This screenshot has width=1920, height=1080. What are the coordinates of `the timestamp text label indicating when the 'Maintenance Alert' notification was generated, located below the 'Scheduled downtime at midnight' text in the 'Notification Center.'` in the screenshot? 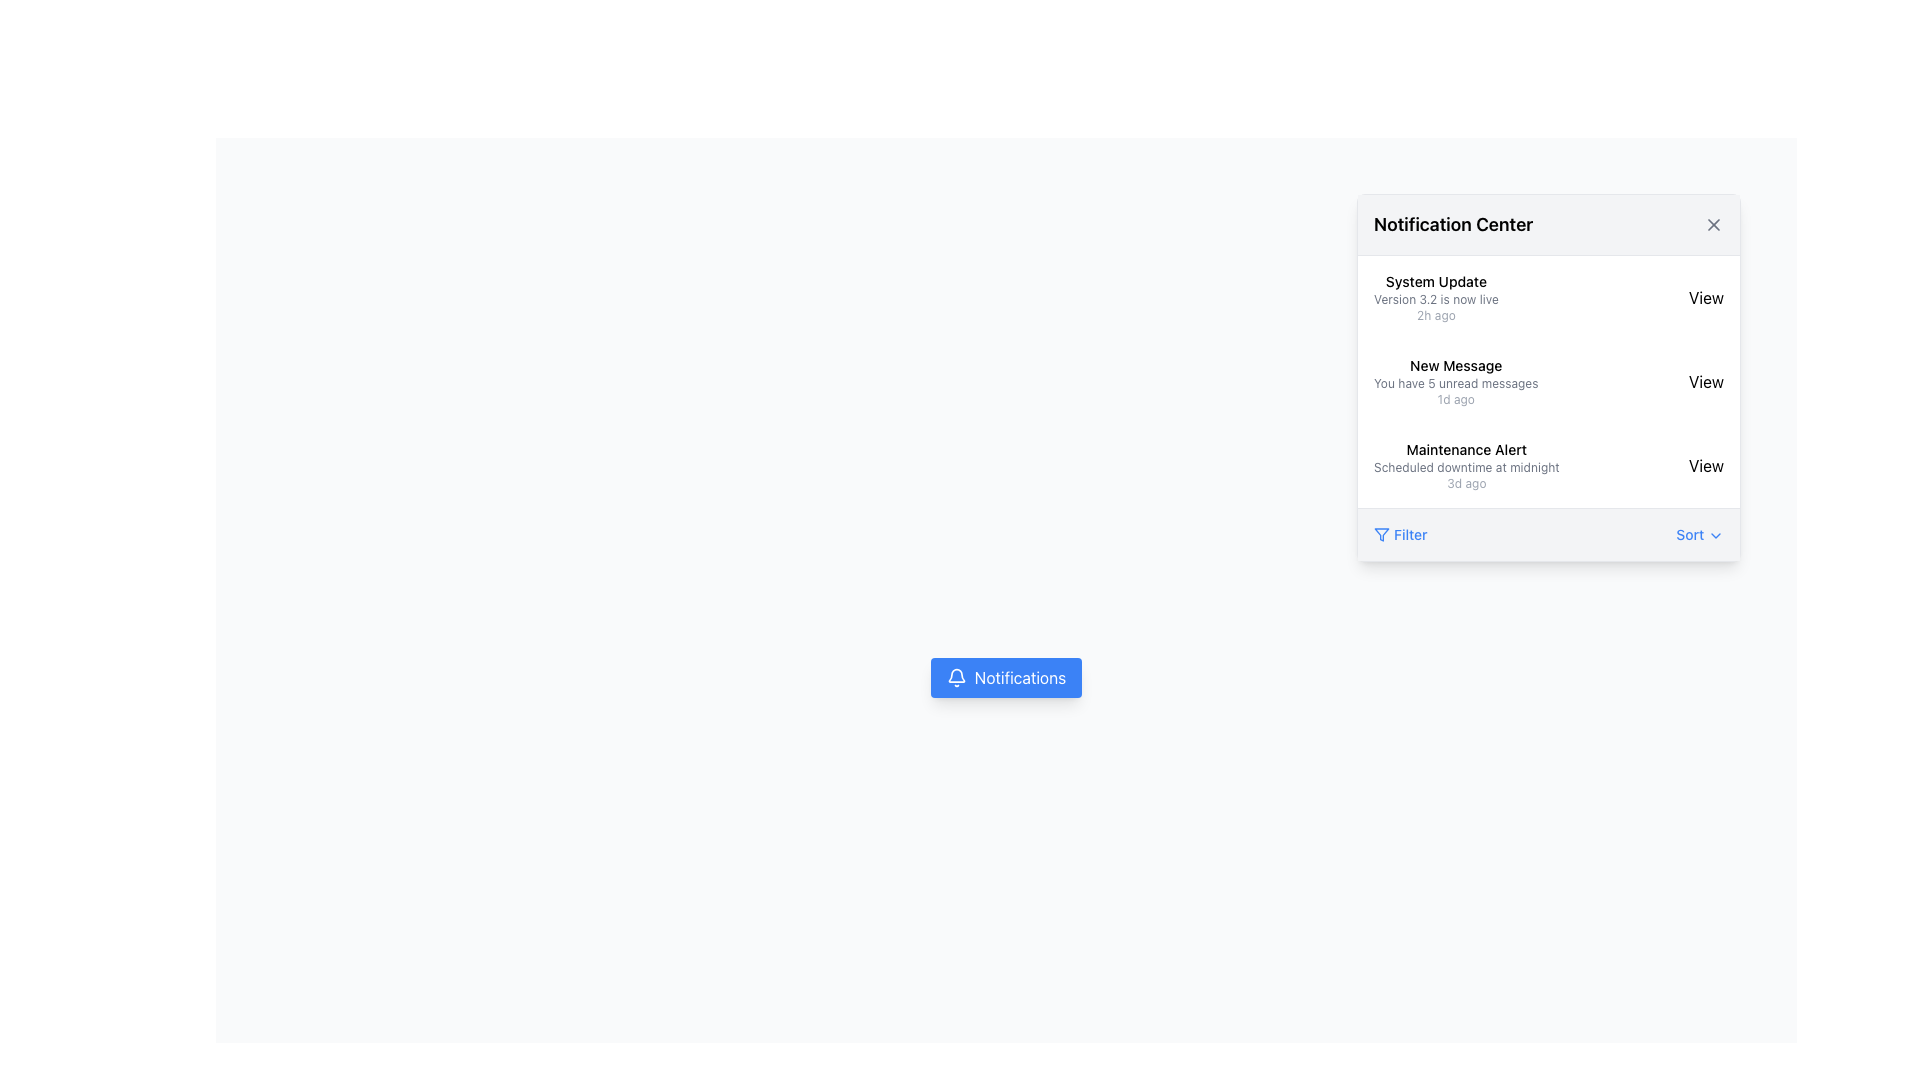 It's located at (1466, 483).